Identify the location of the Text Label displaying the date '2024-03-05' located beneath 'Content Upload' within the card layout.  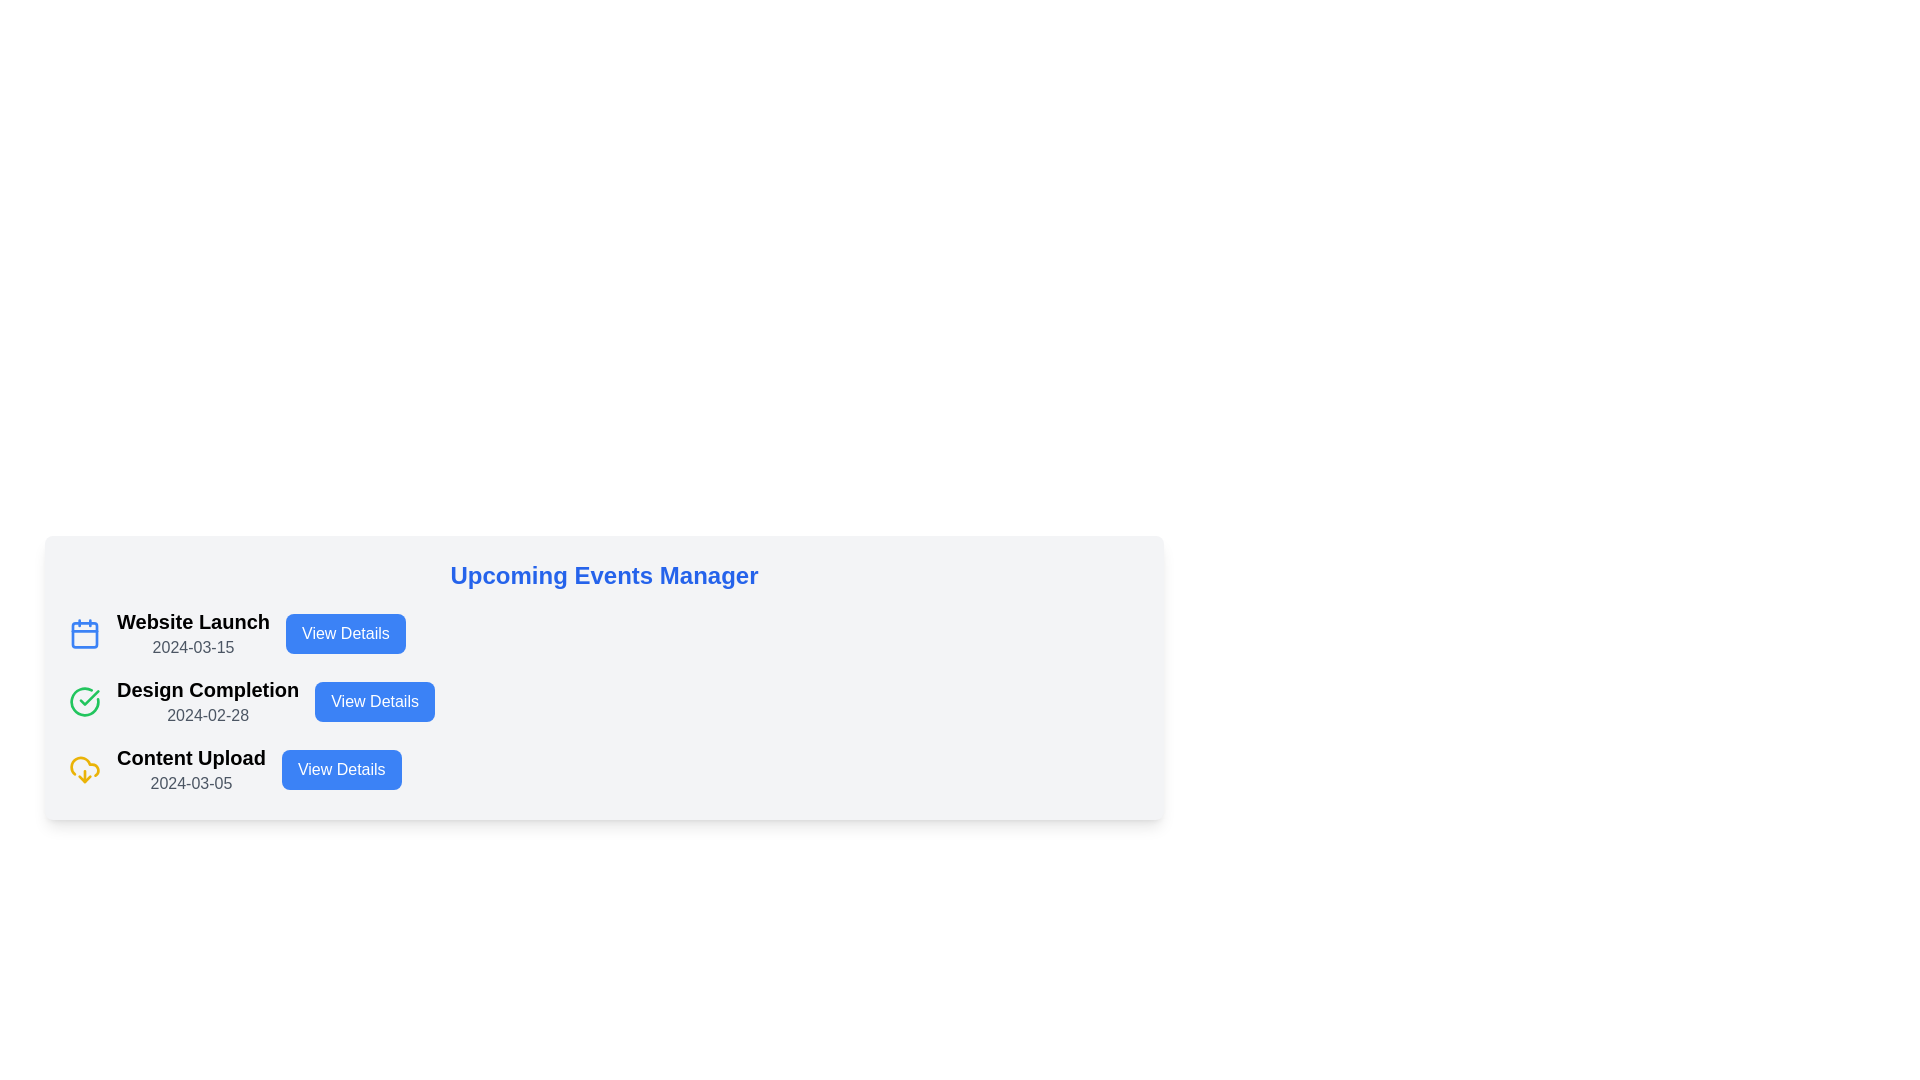
(191, 782).